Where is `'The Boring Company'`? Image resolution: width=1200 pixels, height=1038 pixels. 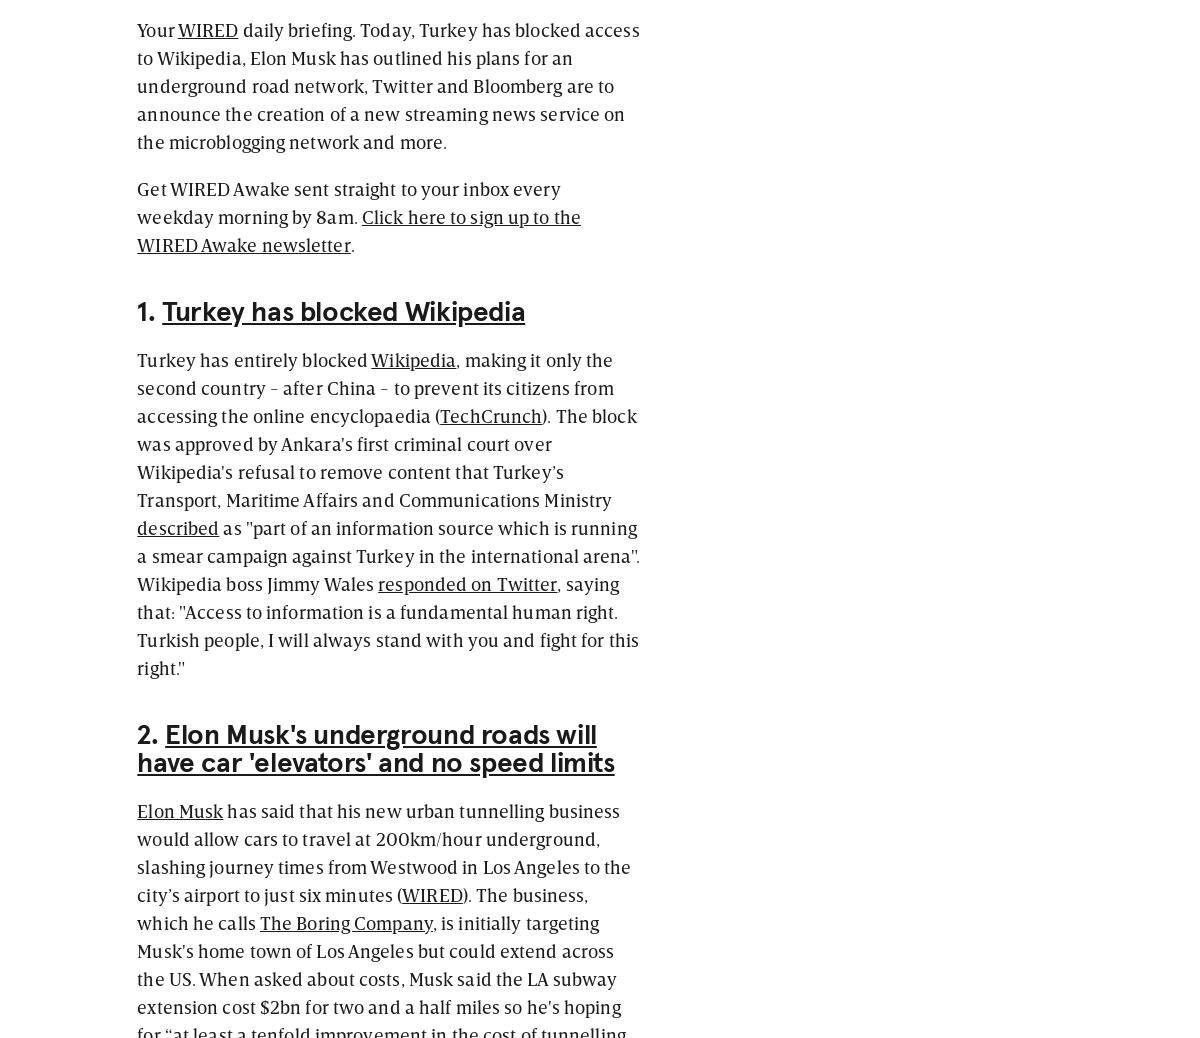 'The Boring Company' is located at coordinates (345, 921).